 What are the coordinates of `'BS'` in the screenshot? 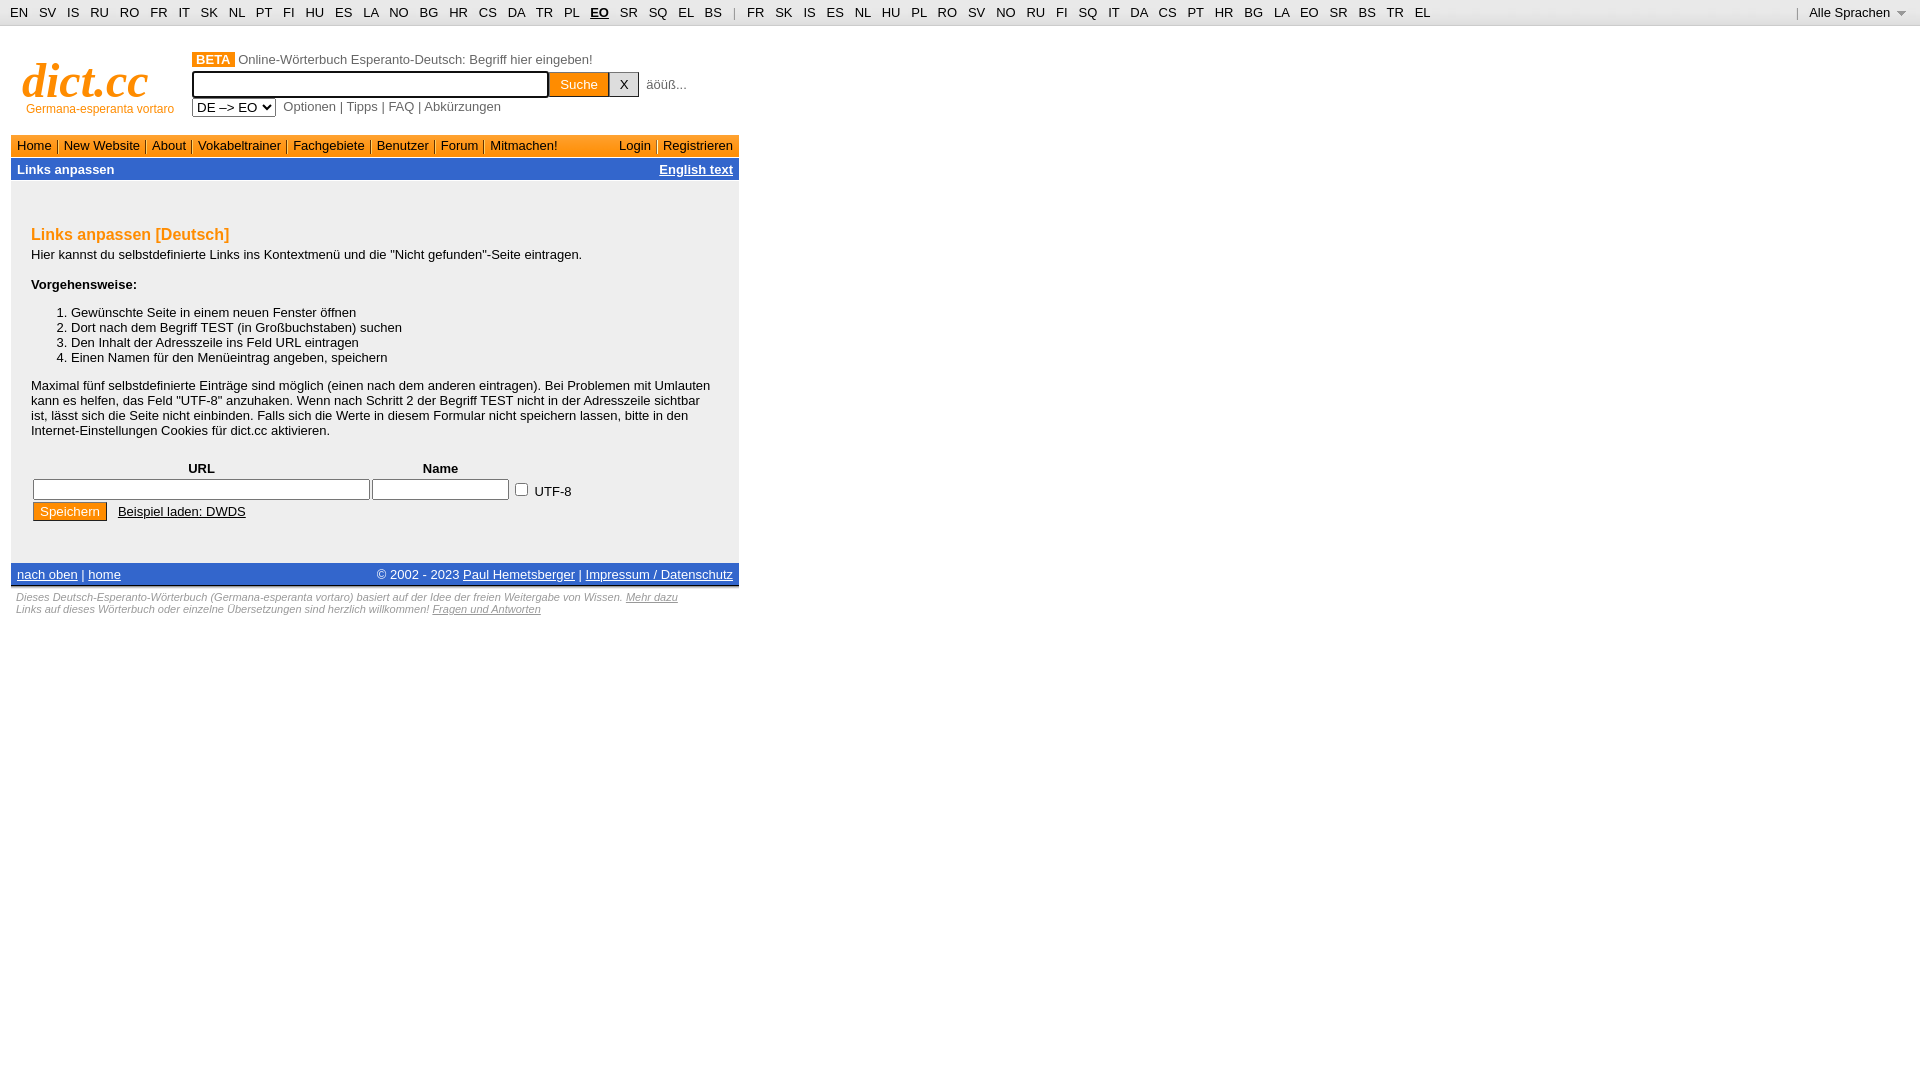 It's located at (705, 12).